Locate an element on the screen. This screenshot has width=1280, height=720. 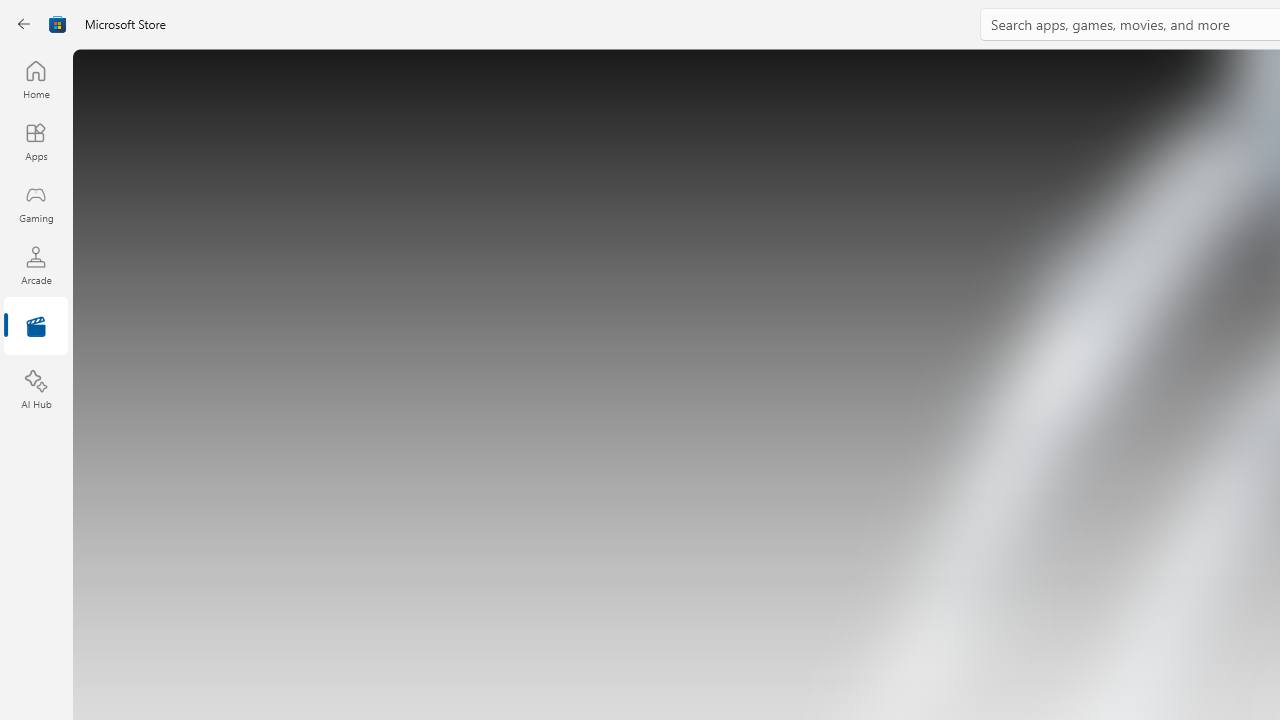
'Gaming' is located at coordinates (35, 203).